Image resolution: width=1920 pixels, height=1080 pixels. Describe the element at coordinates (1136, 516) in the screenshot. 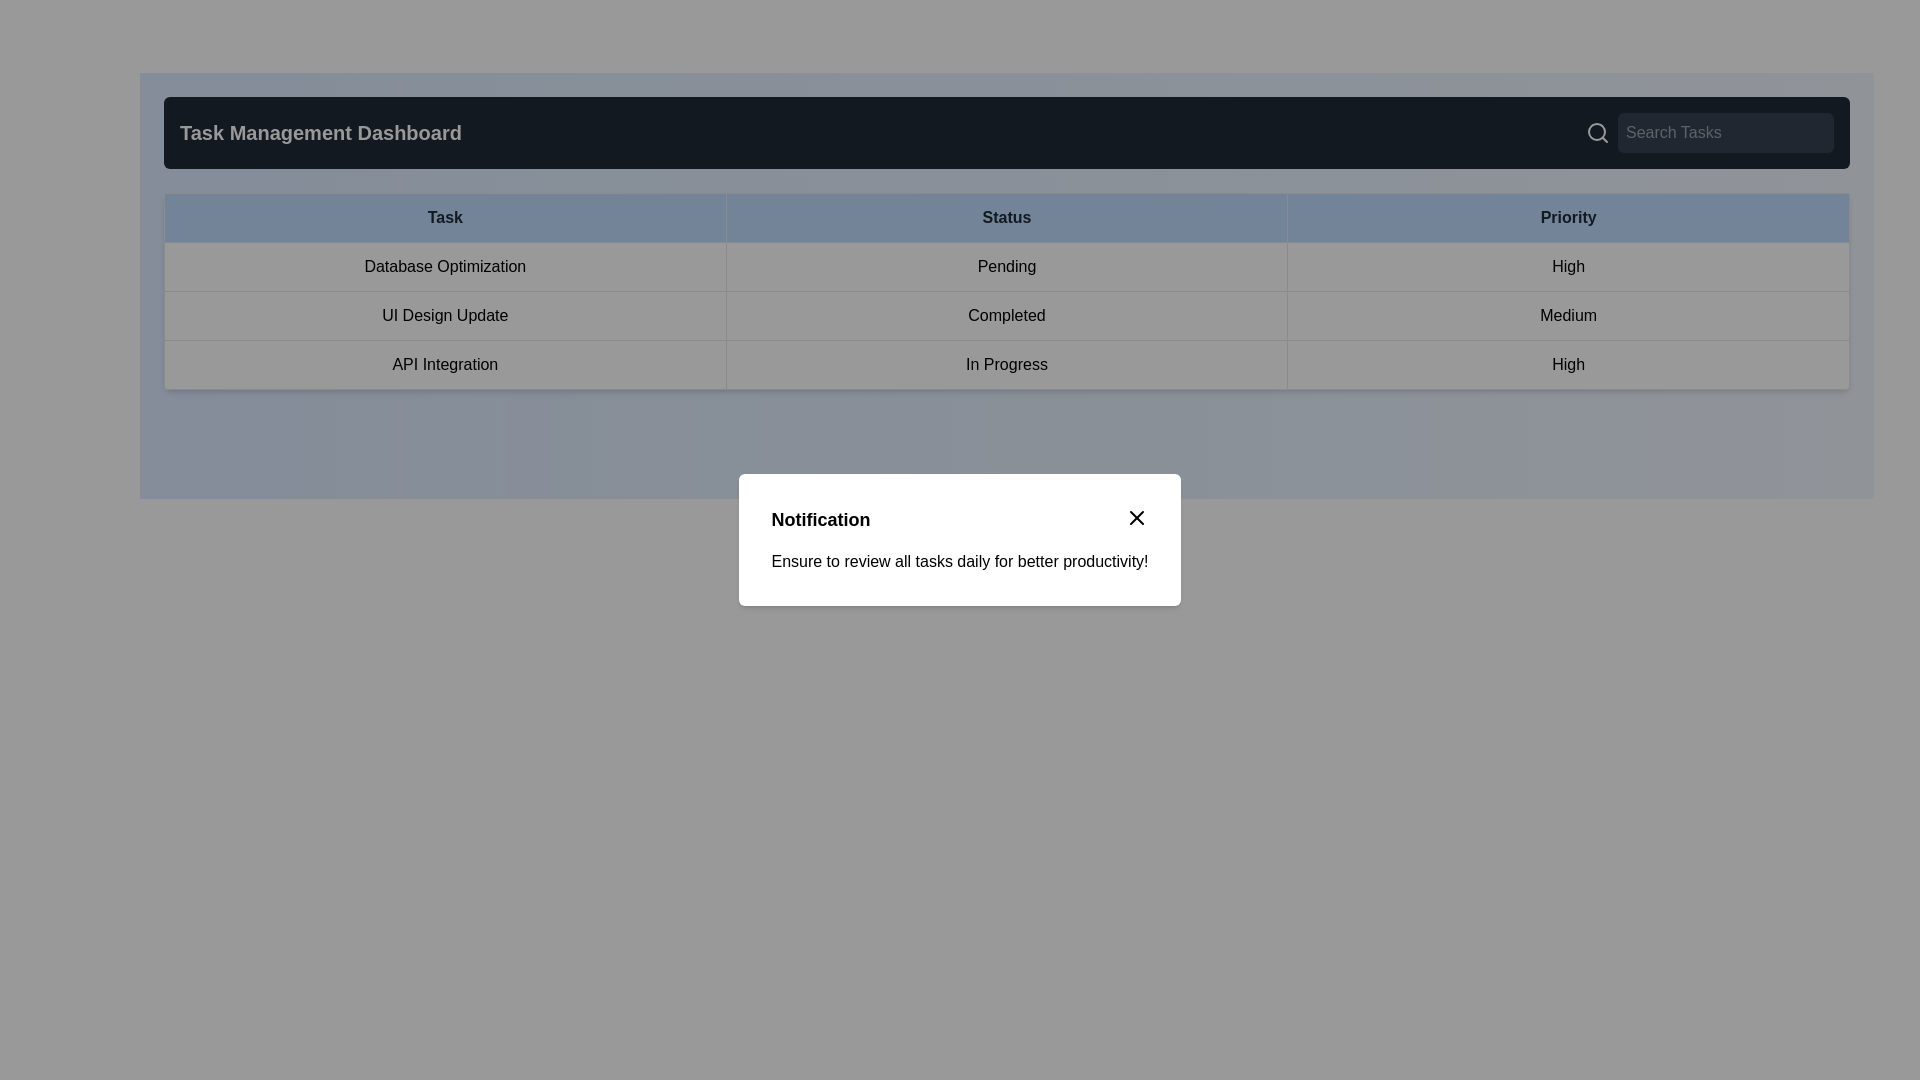

I see `the 'X' icon button in the notification popup` at that location.